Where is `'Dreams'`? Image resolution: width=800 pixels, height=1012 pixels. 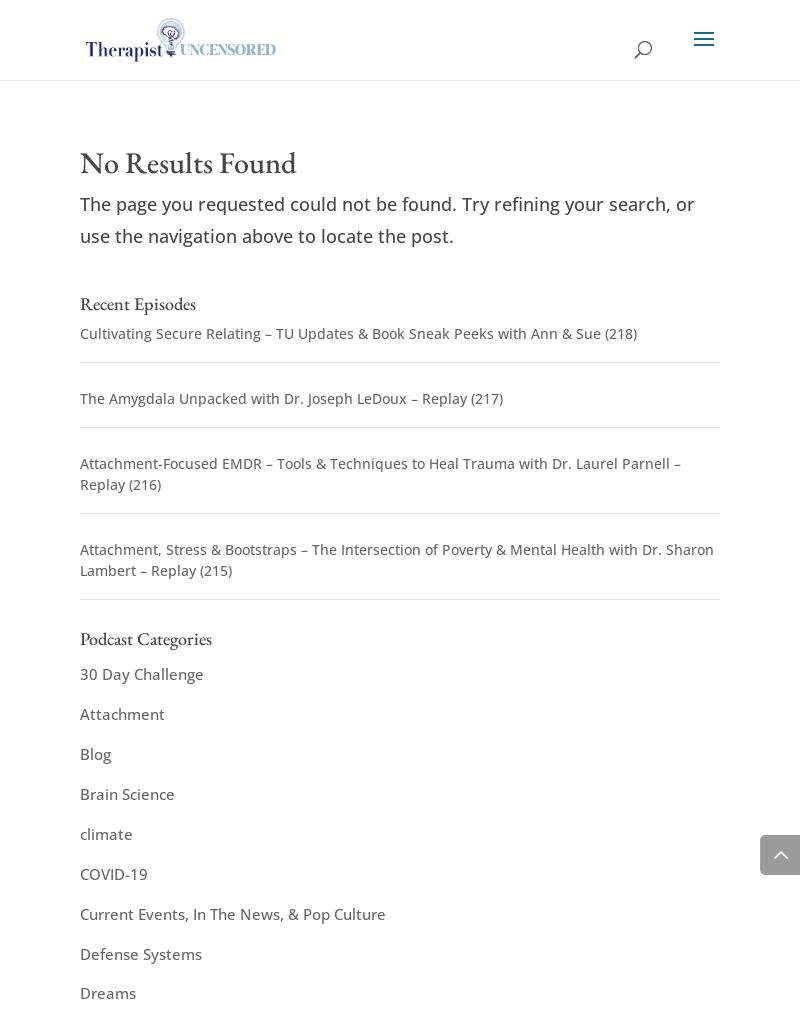
'Dreams' is located at coordinates (107, 992).